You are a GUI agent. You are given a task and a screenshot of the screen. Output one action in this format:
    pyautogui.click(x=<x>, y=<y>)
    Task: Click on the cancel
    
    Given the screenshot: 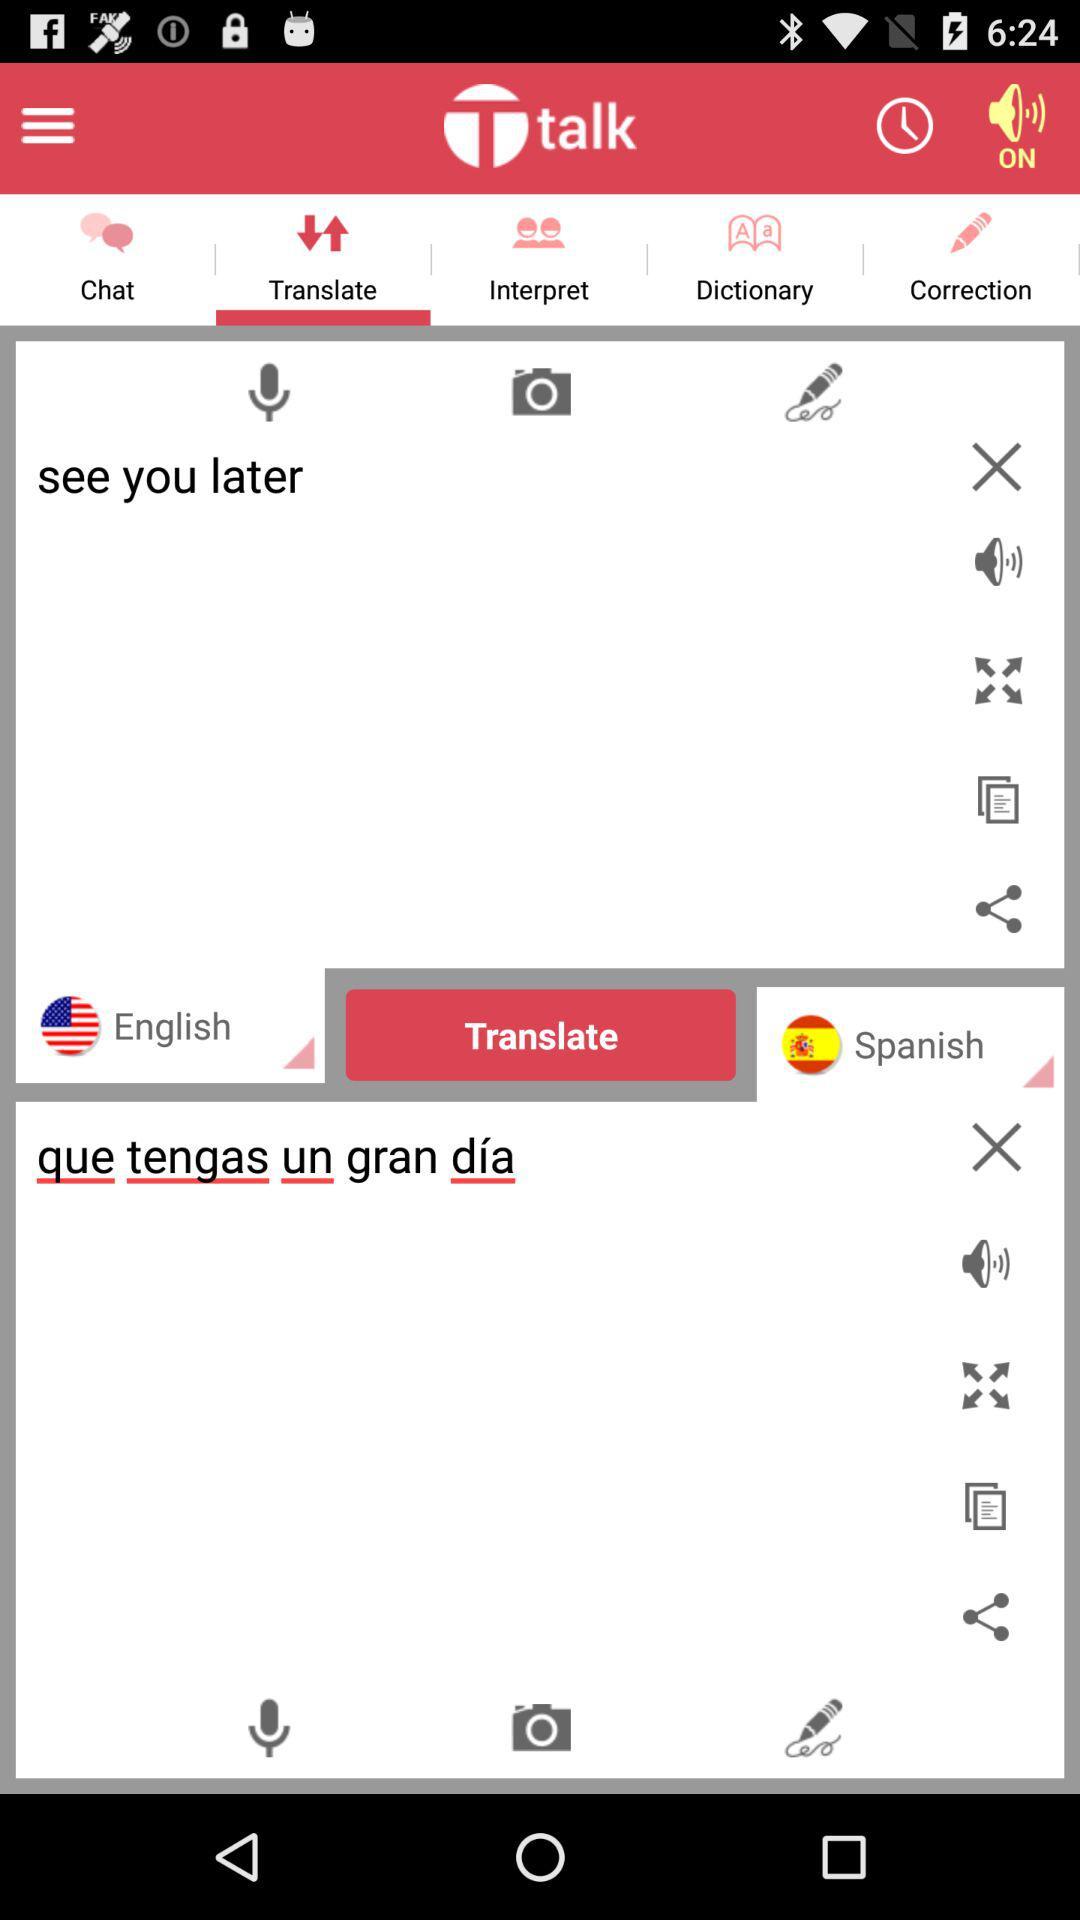 What is the action you would take?
    pyautogui.click(x=996, y=465)
    